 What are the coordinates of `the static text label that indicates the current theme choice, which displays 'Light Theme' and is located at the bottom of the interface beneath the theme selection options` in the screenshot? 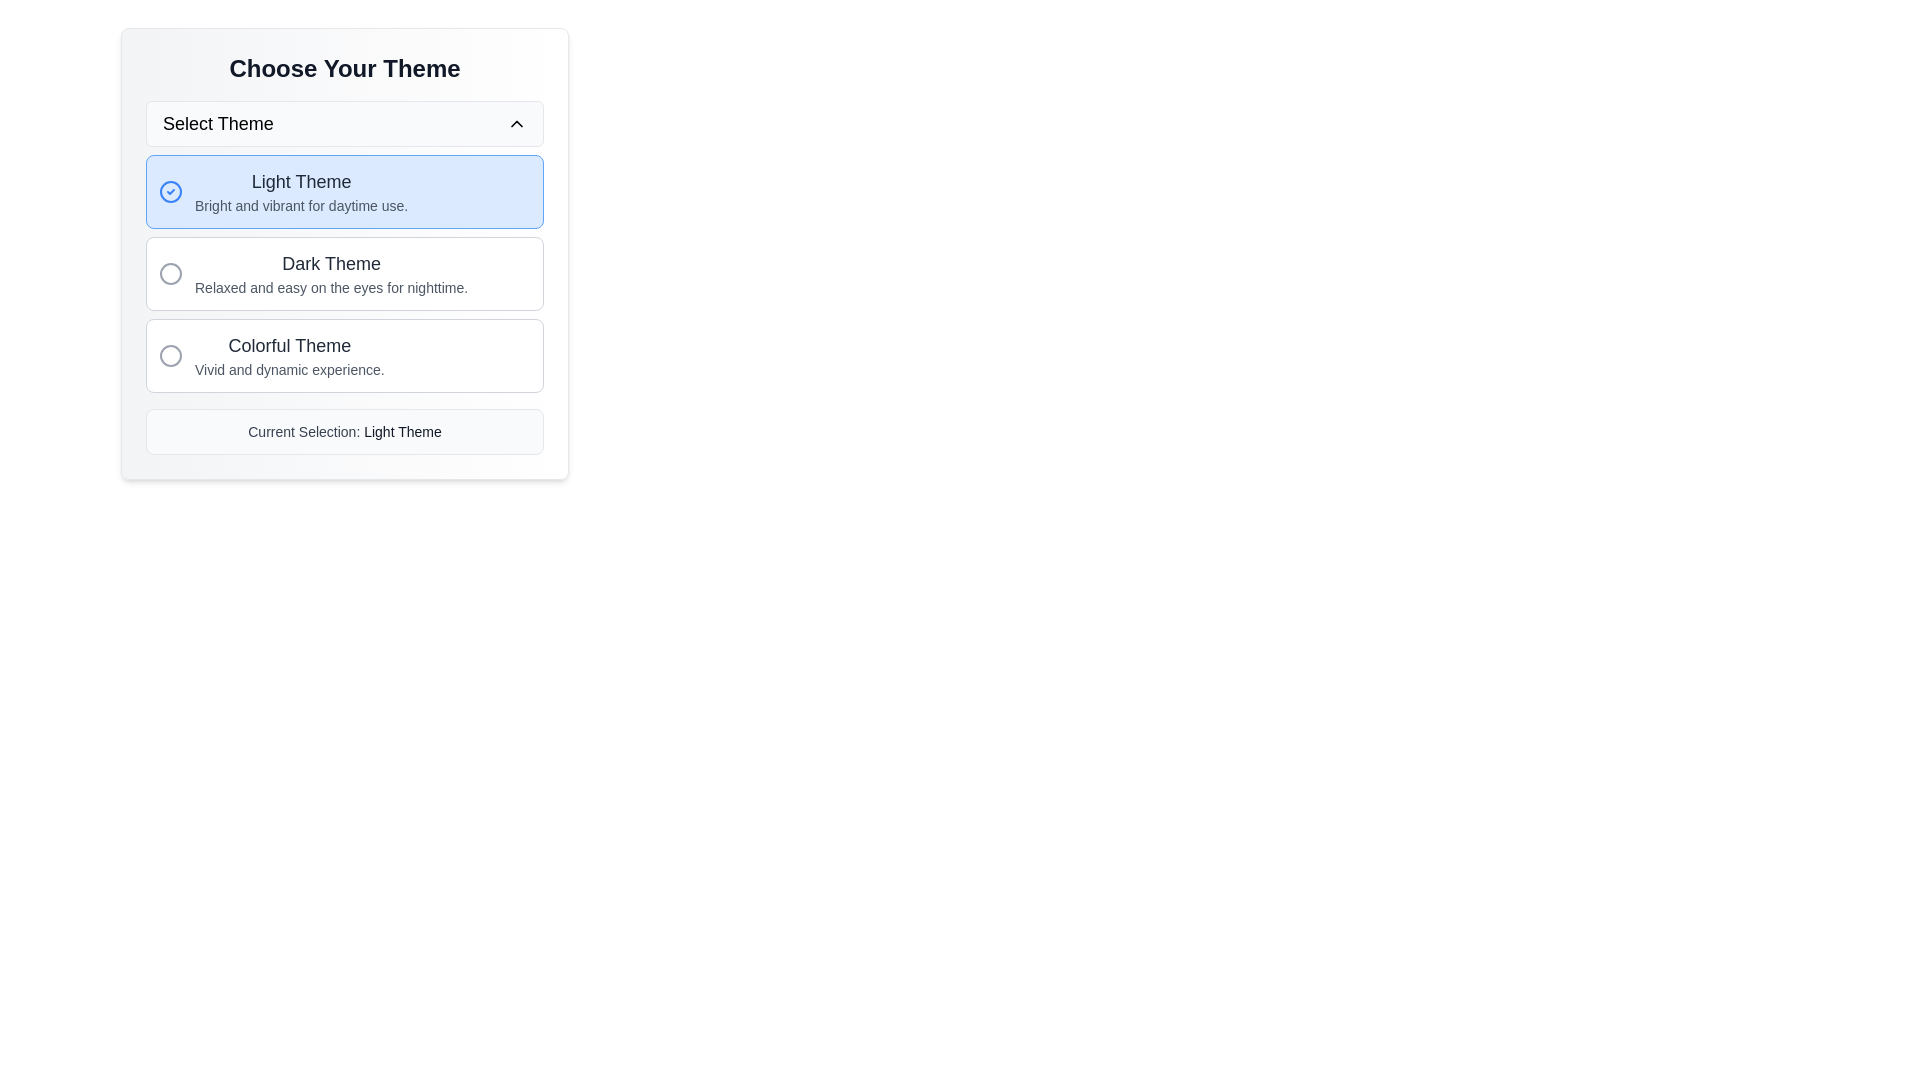 It's located at (345, 431).